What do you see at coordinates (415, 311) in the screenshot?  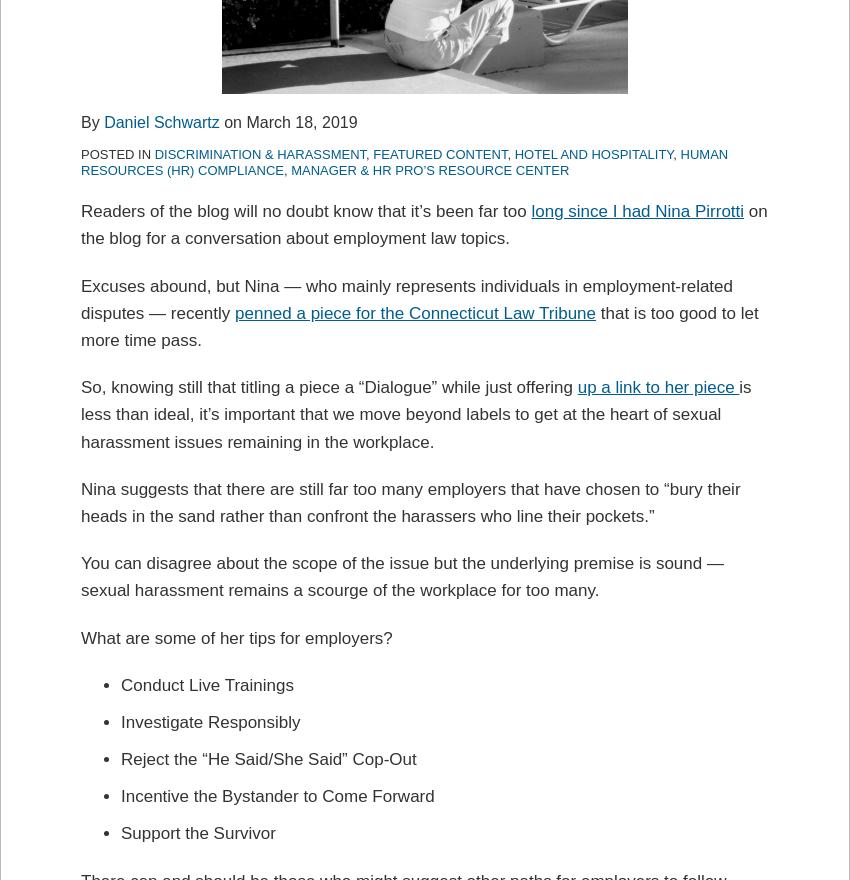 I see `'penned a piece for the Connecticut Law Tribune'` at bounding box center [415, 311].